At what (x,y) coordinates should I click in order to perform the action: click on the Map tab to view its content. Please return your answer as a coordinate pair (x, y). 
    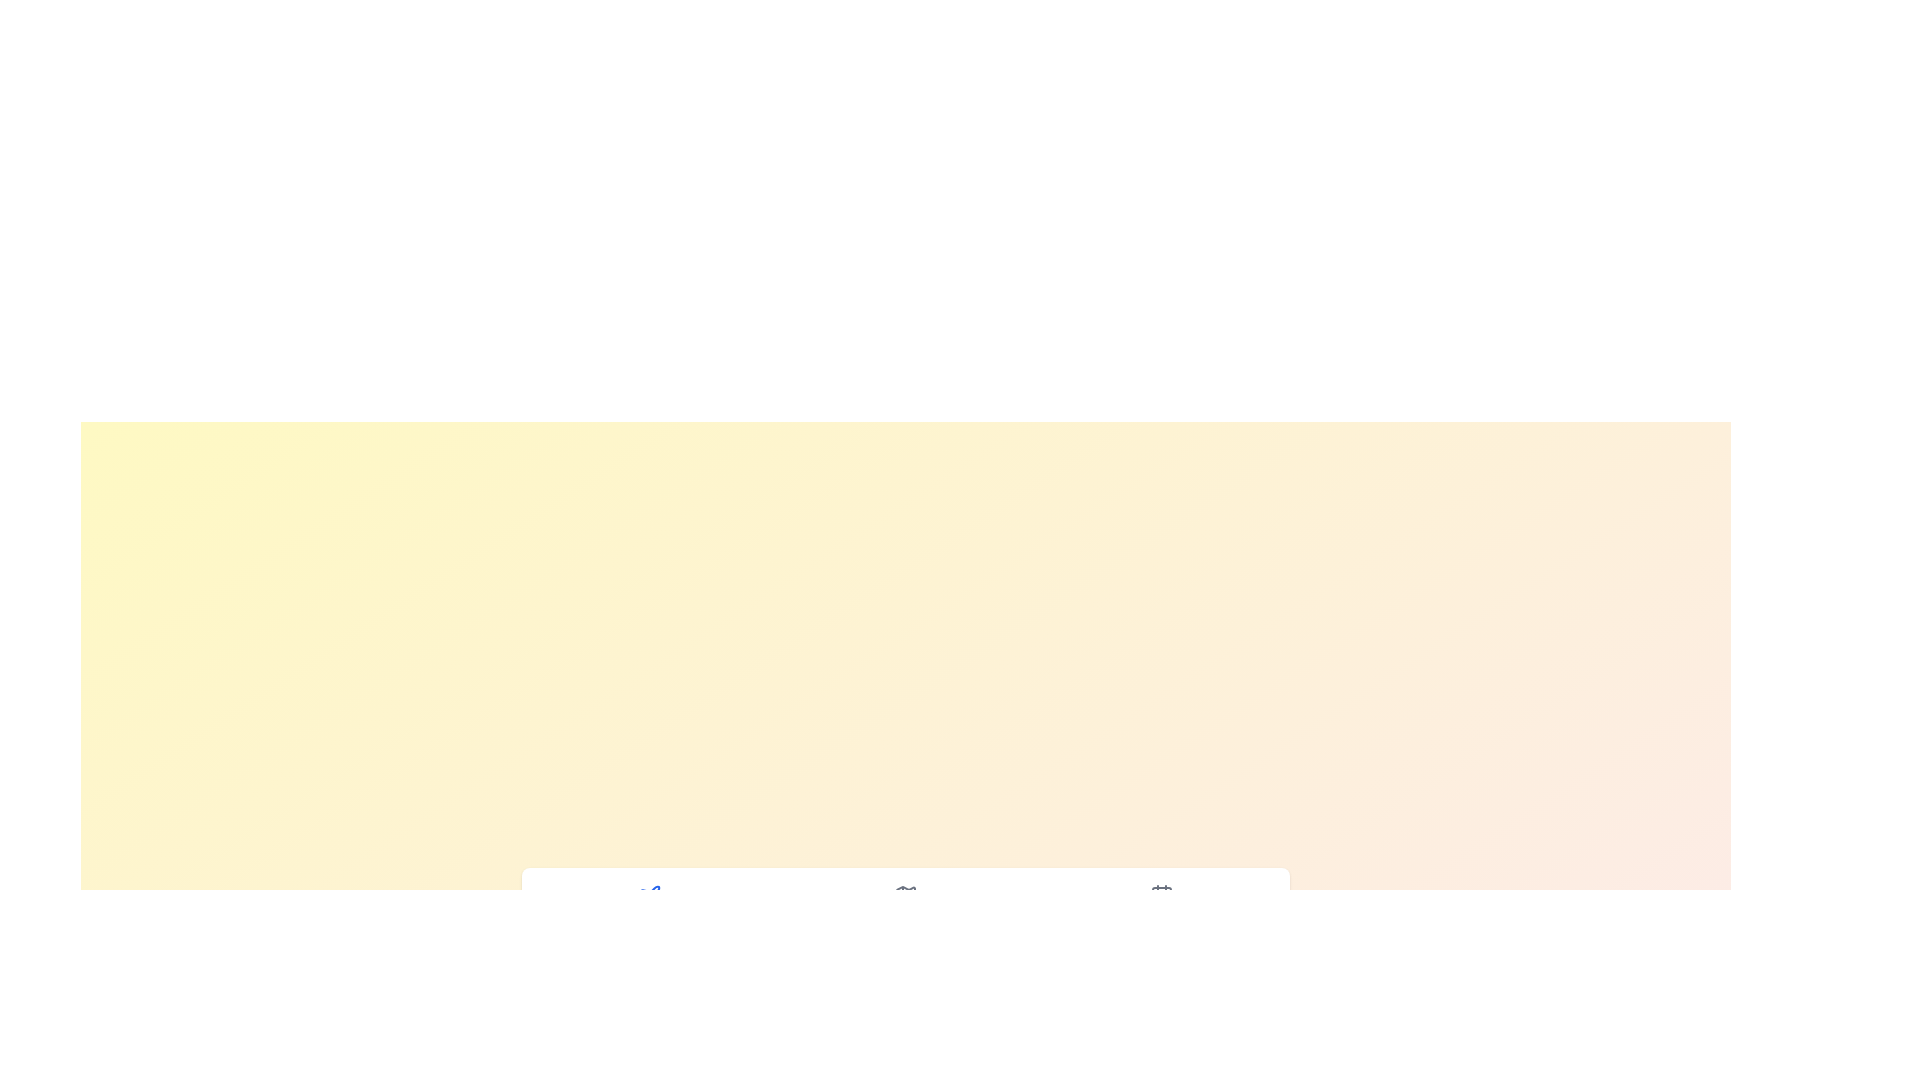
    Looking at the image, I should click on (905, 907).